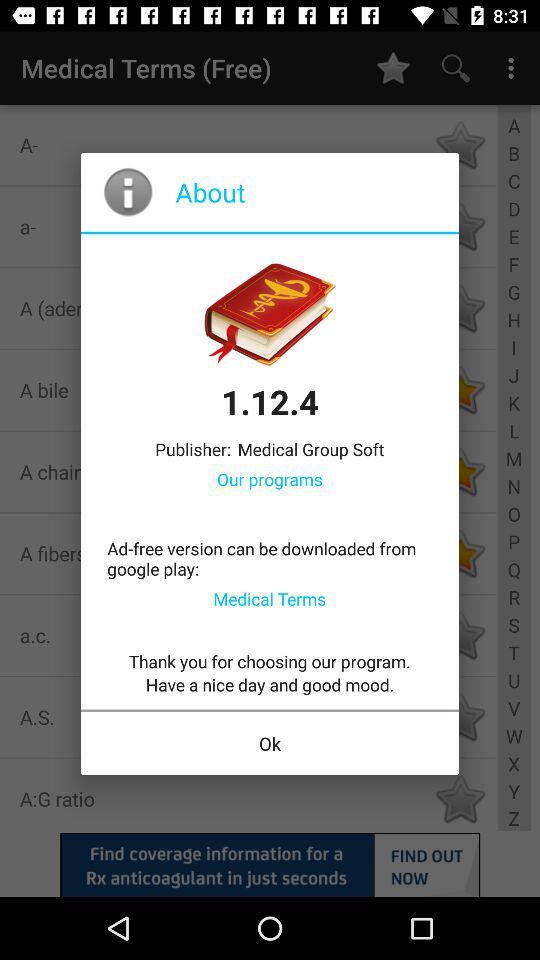  What do you see at coordinates (270, 742) in the screenshot?
I see `ok icon` at bounding box center [270, 742].